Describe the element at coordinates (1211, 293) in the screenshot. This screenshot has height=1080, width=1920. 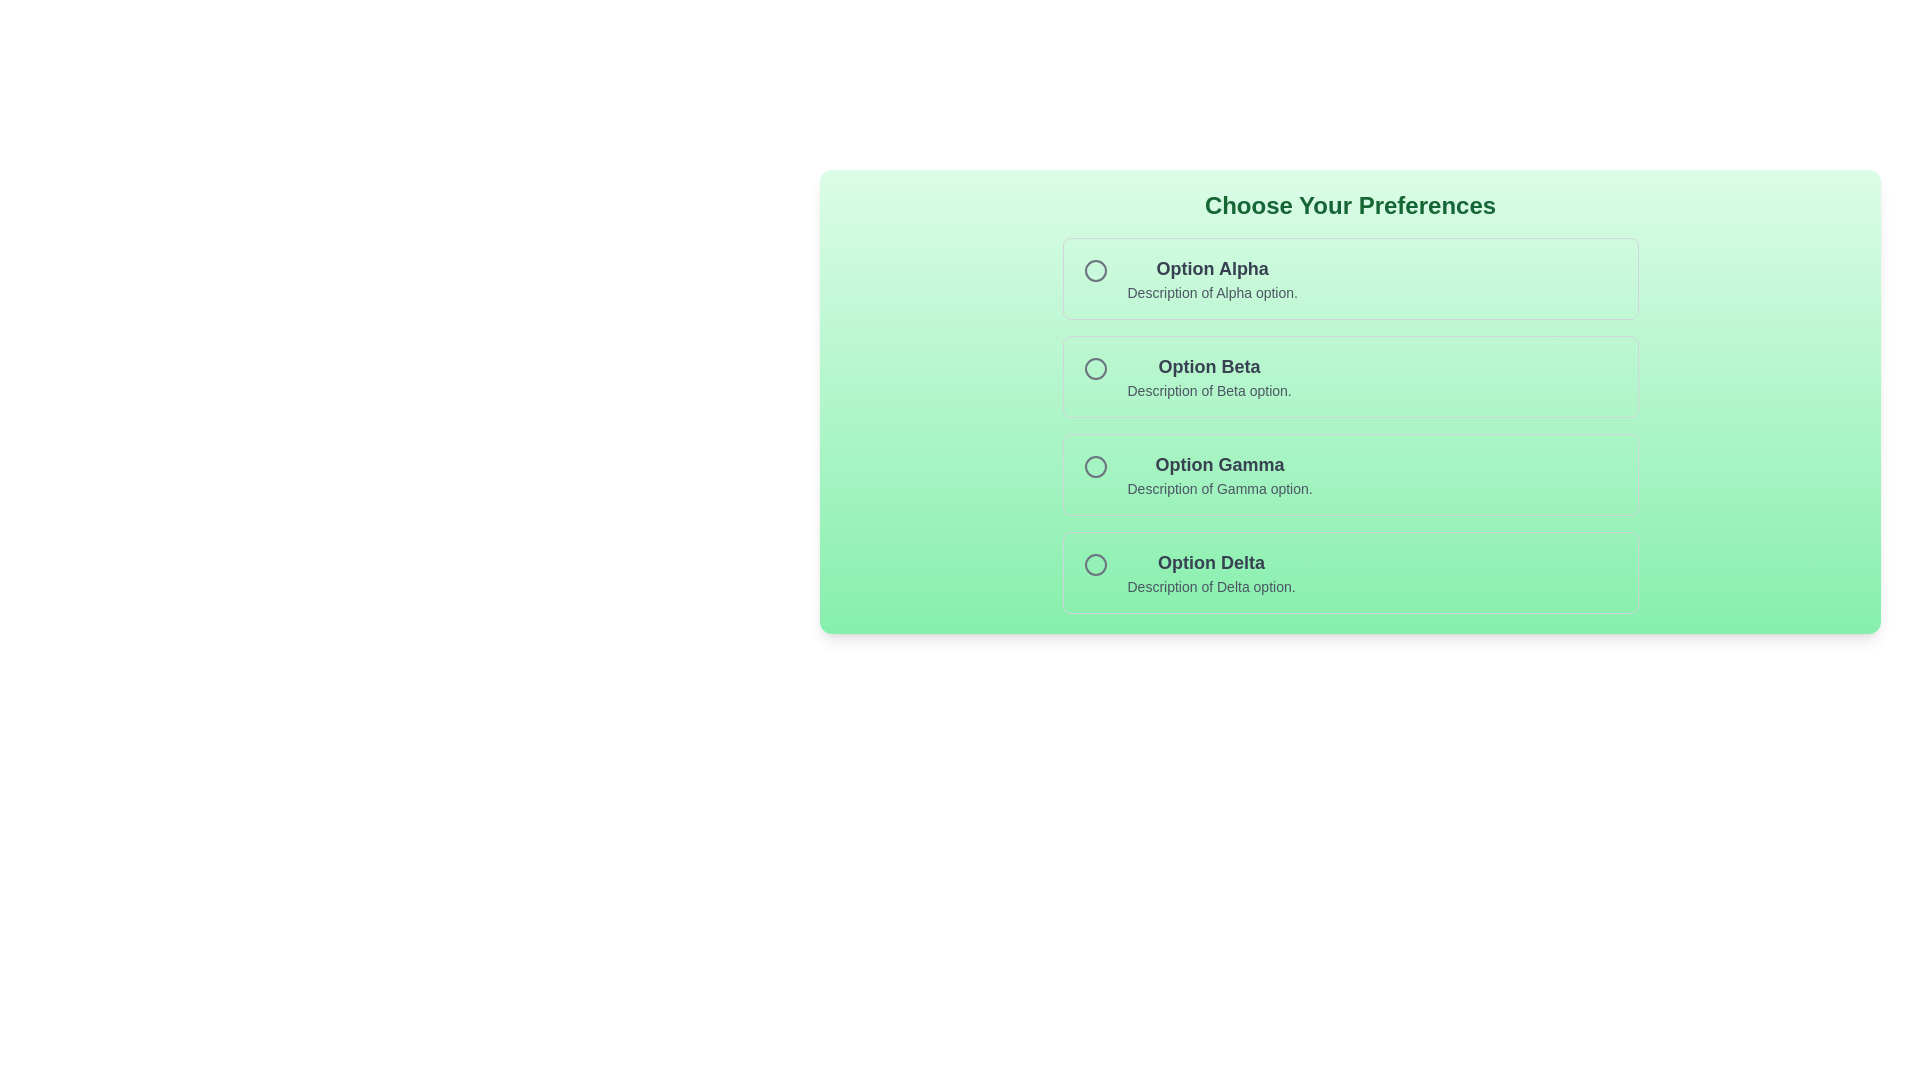
I see `the text label that reads 'Description of Alpha option', which is styled in a smaller gray font and positioned just below the bold label 'Option Alpha'` at that location.